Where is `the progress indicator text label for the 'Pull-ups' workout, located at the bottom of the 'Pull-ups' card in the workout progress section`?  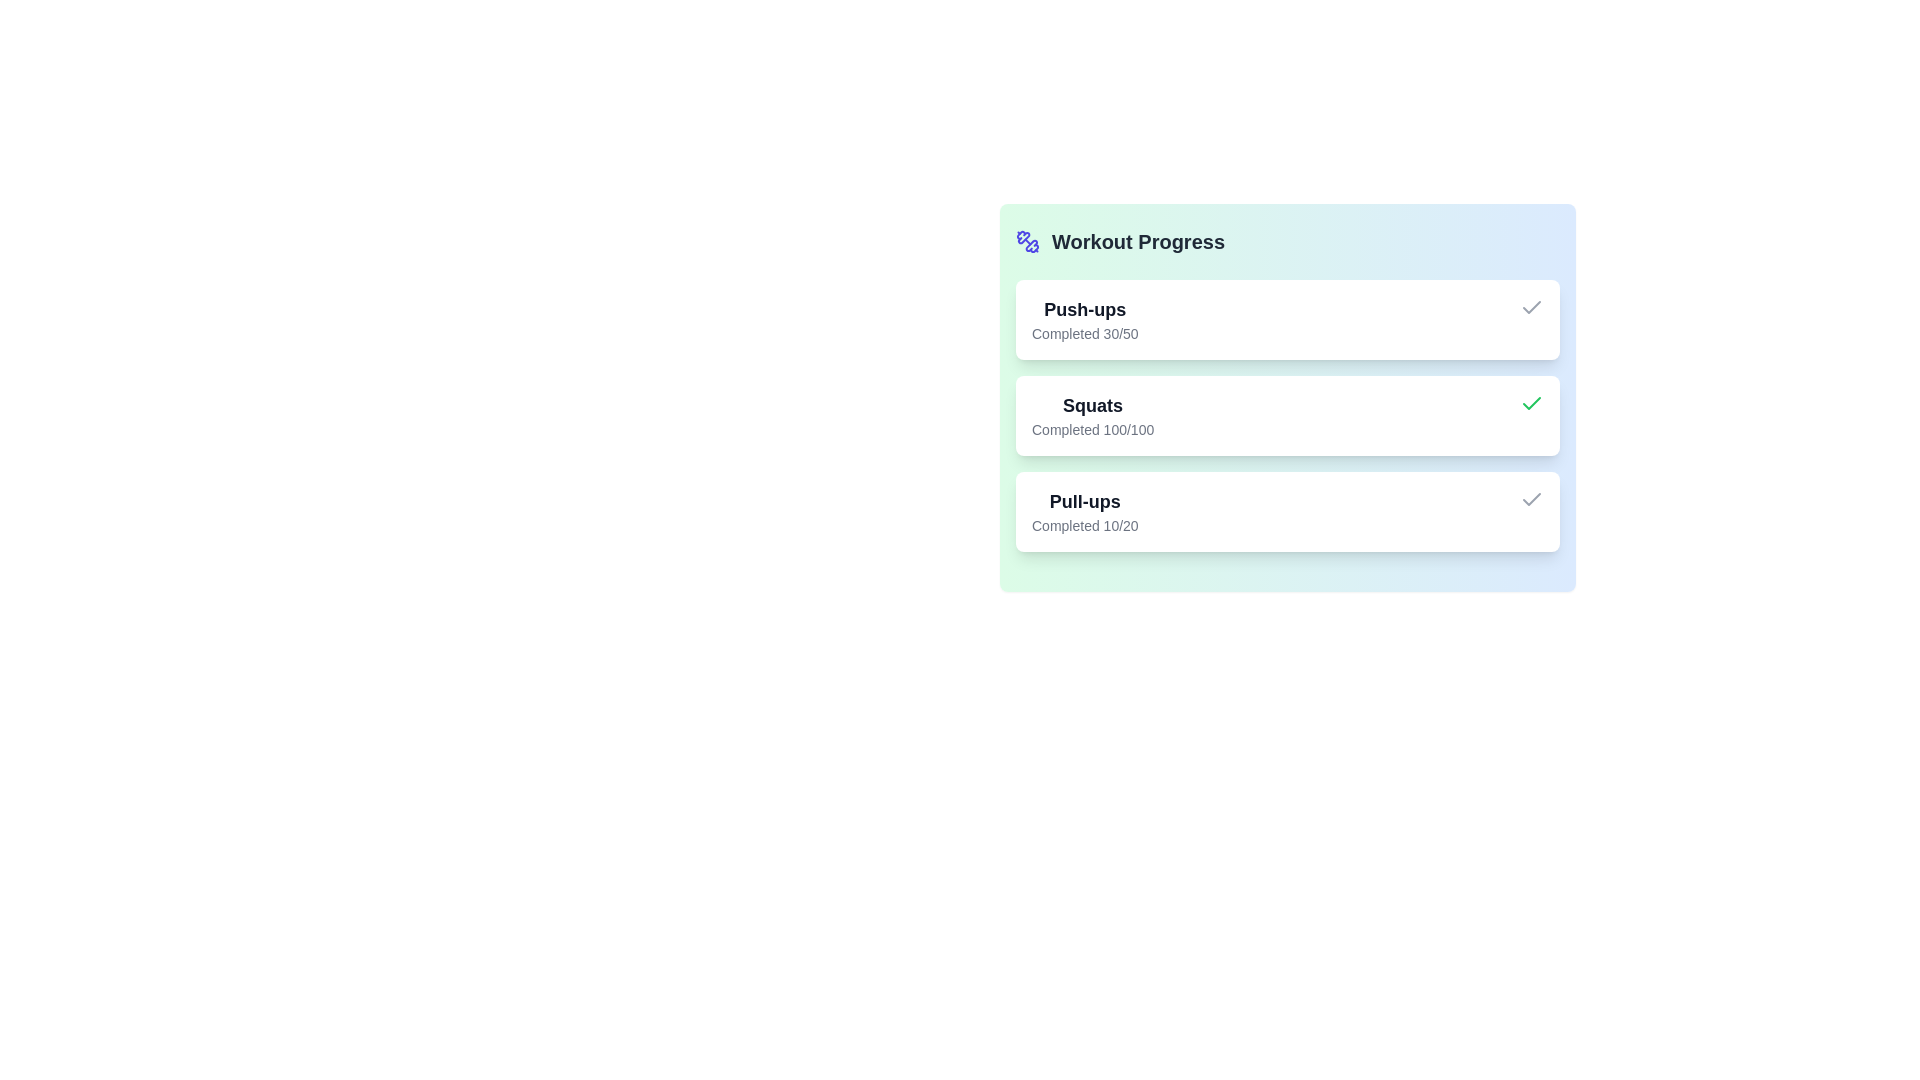
the progress indicator text label for the 'Pull-ups' workout, located at the bottom of the 'Pull-ups' card in the workout progress section is located at coordinates (1084, 524).